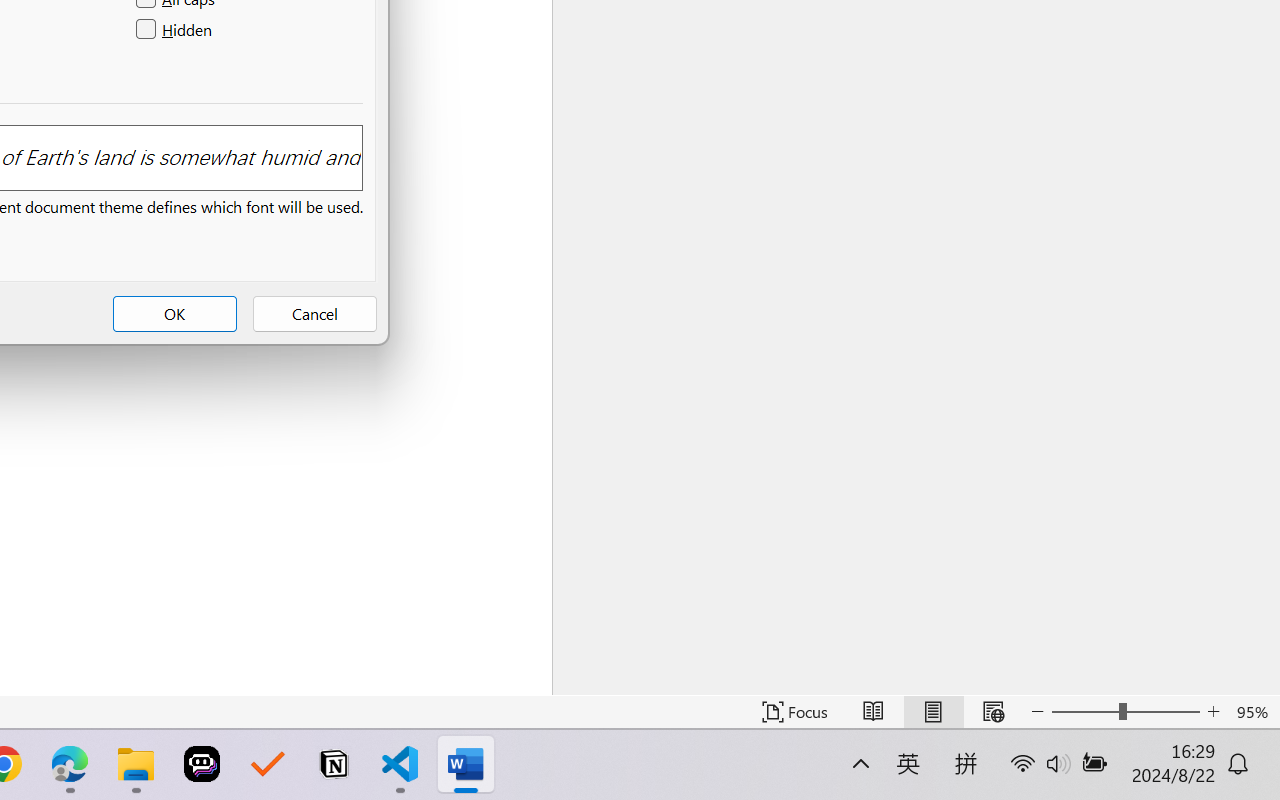  Describe the element at coordinates (176, 30) in the screenshot. I see `'Hidden'` at that location.